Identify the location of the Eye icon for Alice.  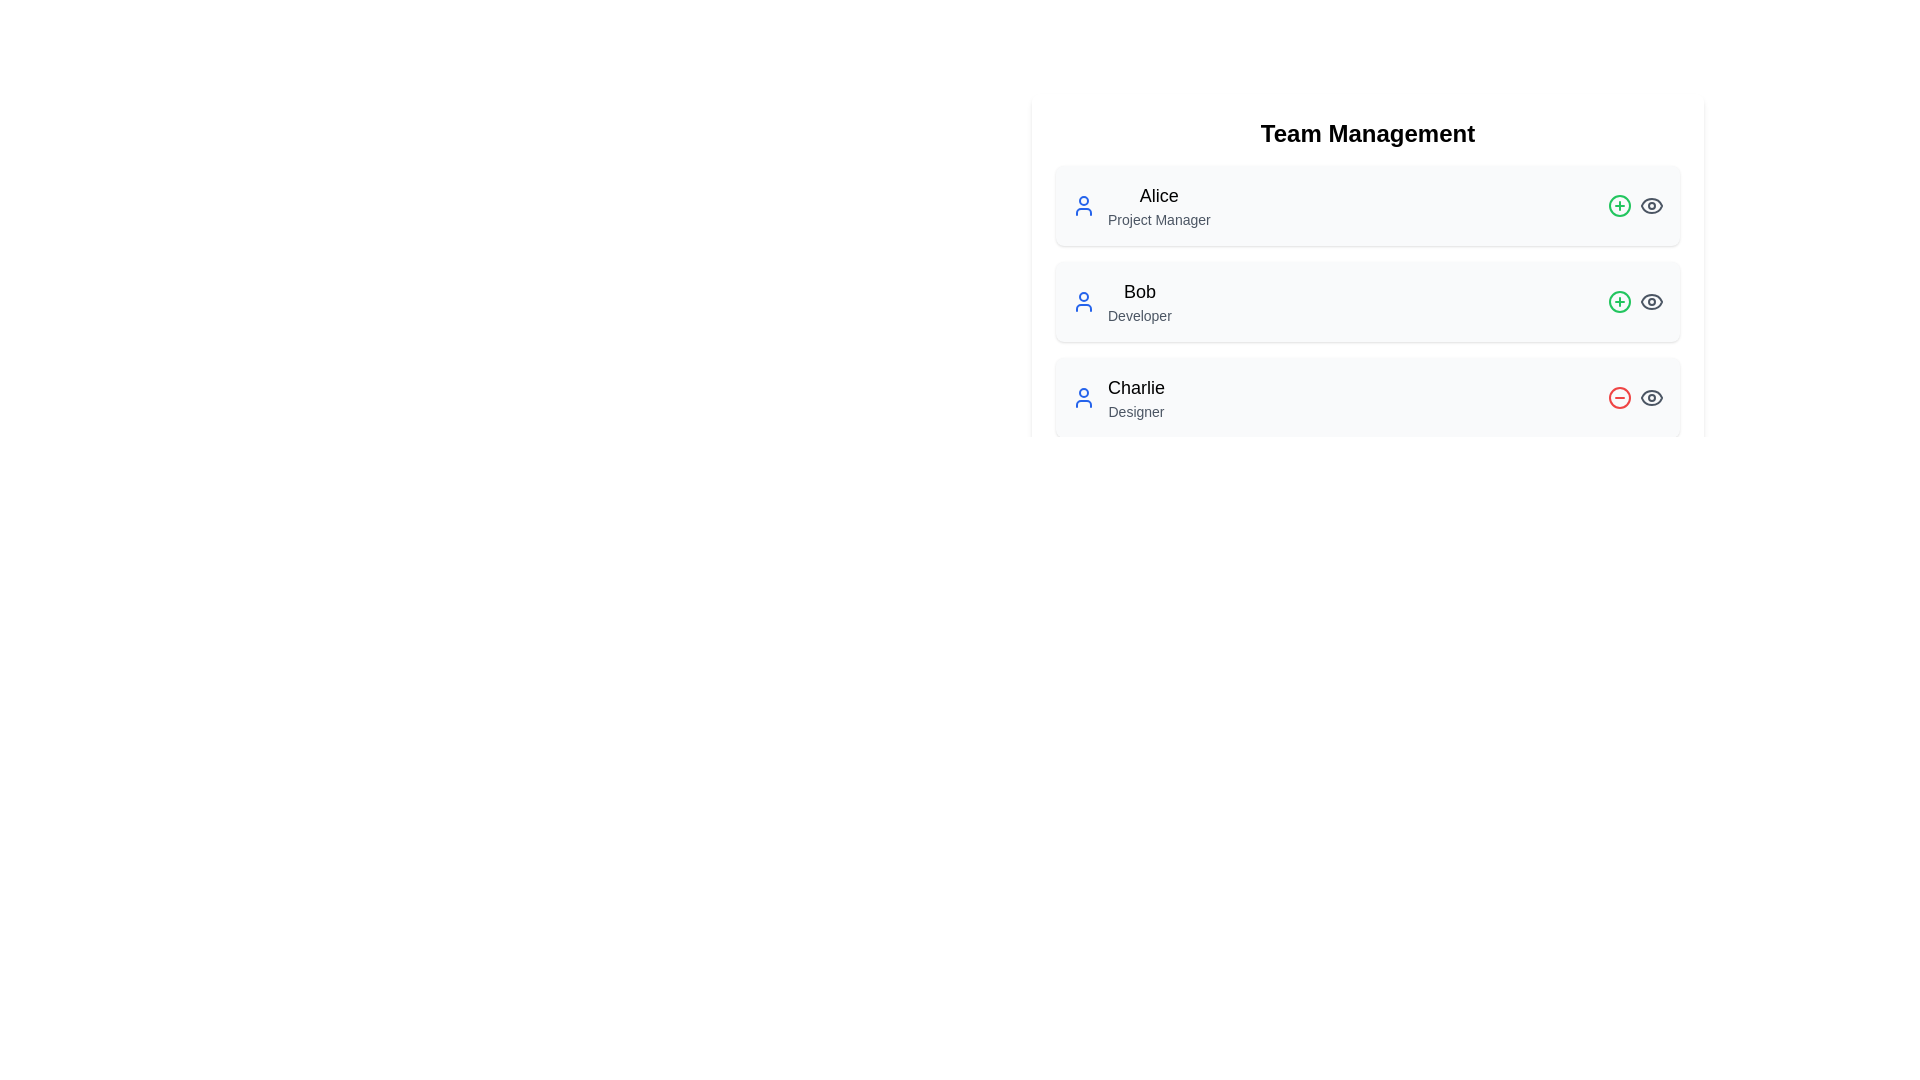
(1651, 205).